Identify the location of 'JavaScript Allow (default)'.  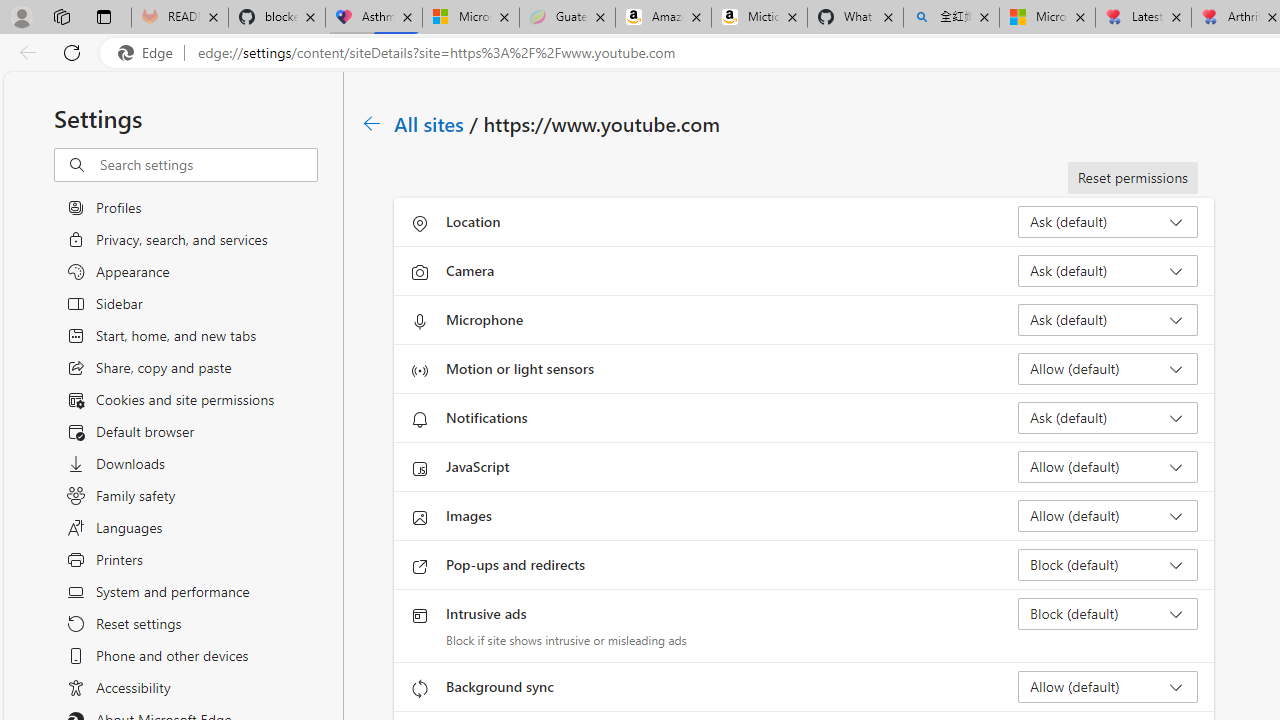
(1106, 466).